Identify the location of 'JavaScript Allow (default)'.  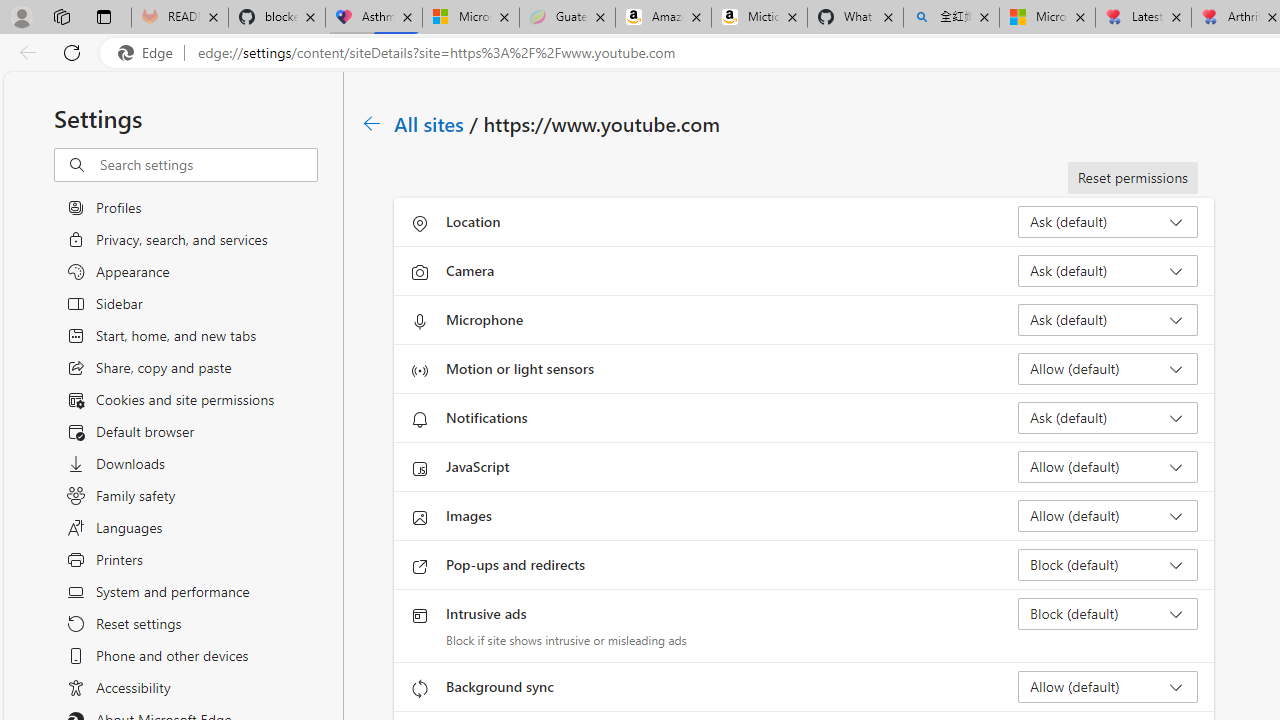
(1106, 466).